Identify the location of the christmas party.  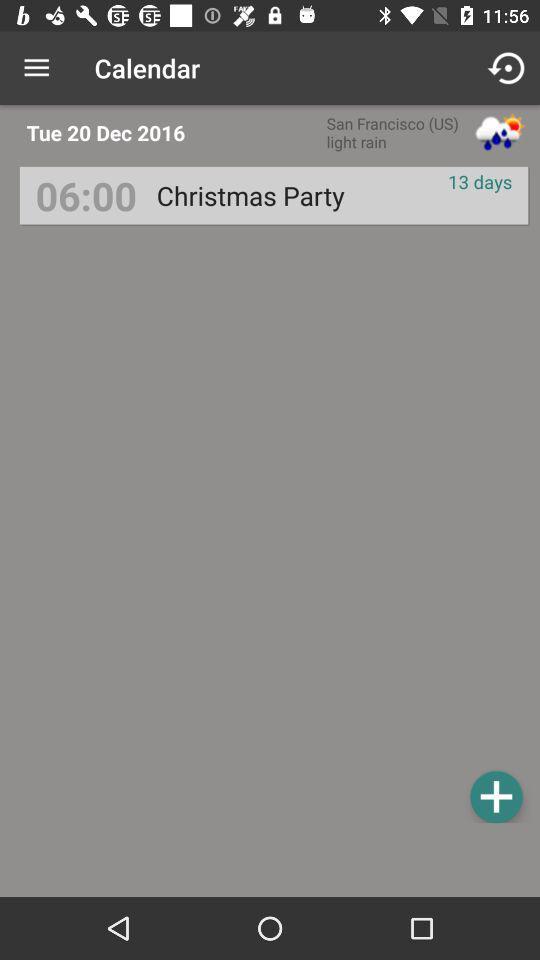
(250, 195).